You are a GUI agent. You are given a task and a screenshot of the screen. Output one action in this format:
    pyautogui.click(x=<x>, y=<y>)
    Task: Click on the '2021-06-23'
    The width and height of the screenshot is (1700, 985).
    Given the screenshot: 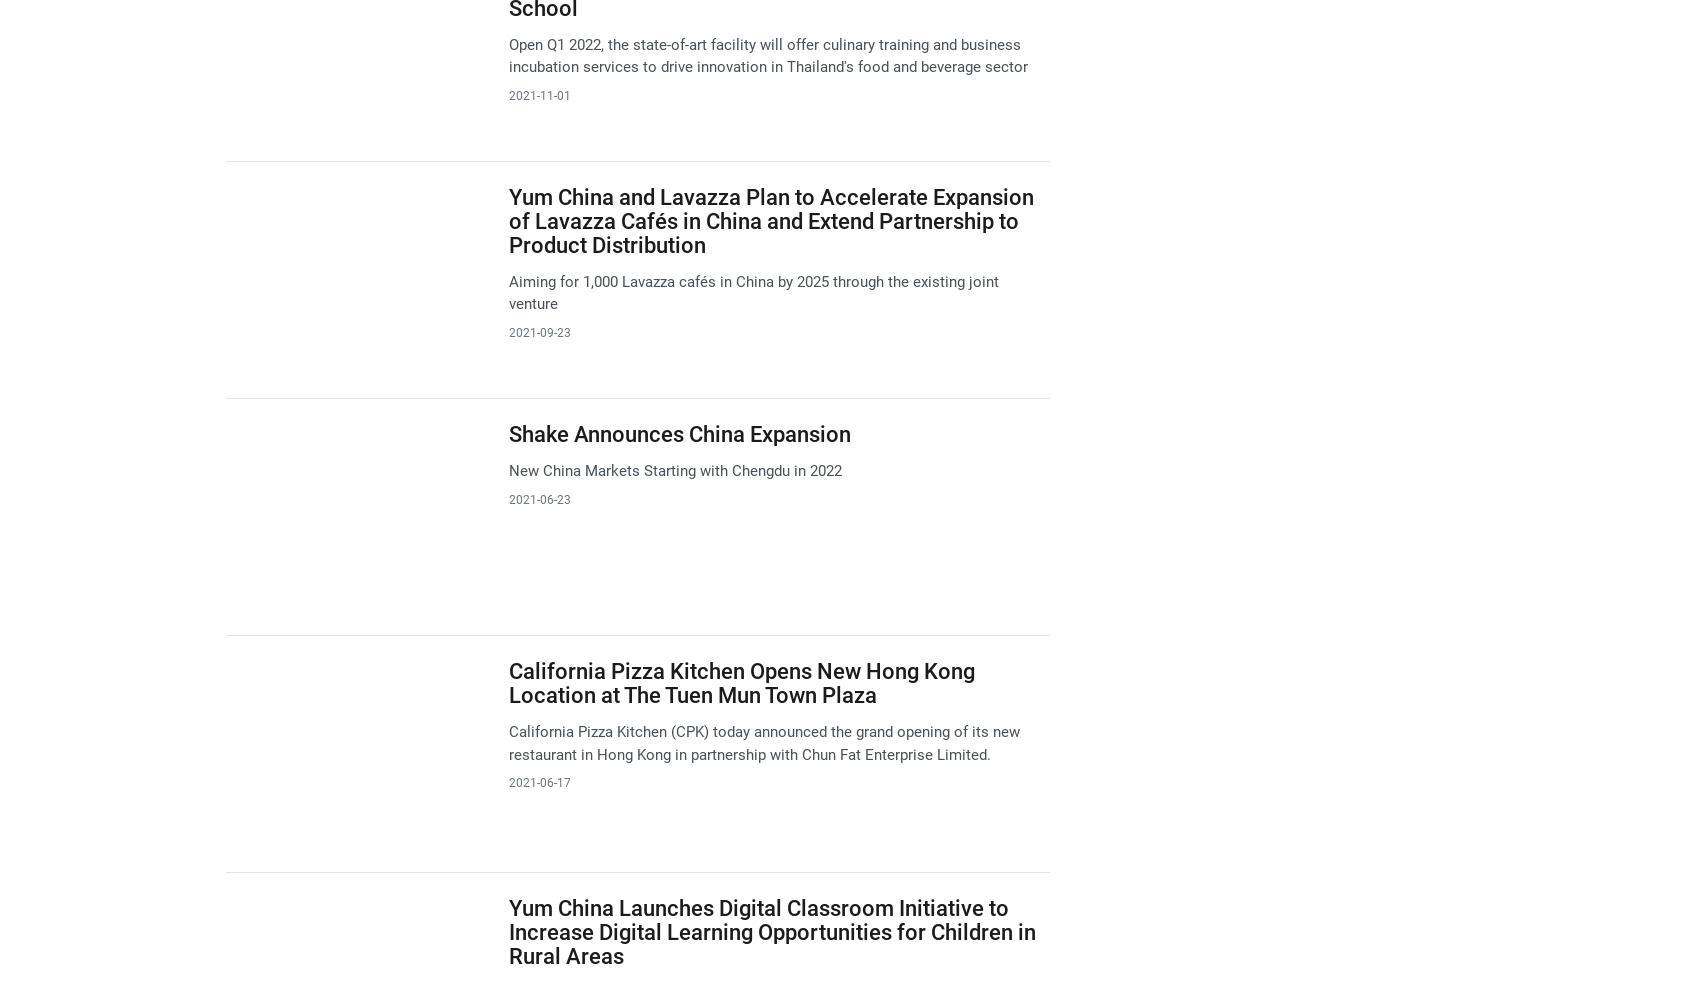 What is the action you would take?
    pyautogui.click(x=538, y=499)
    